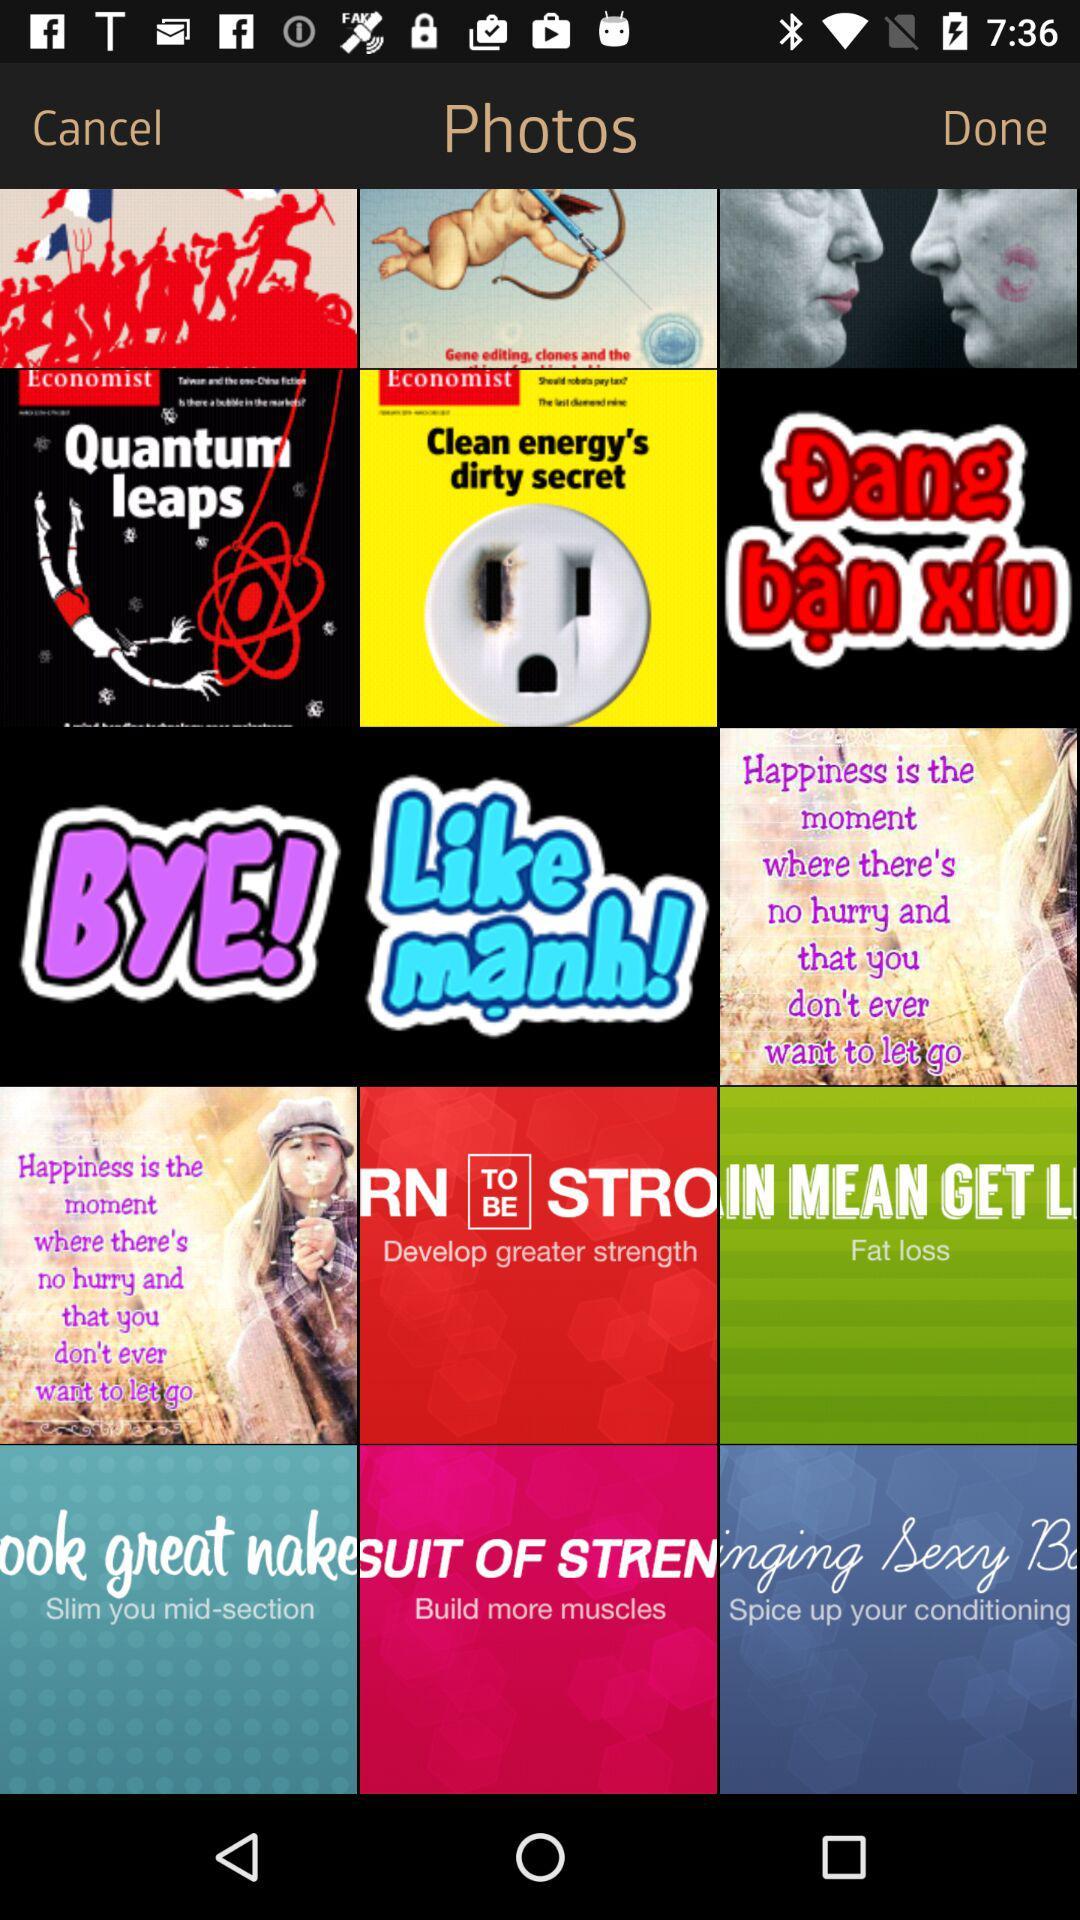 The height and width of the screenshot is (1920, 1080). What do you see at coordinates (537, 905) in the screenshot?
I see `image` at bounding box center [537, 905].